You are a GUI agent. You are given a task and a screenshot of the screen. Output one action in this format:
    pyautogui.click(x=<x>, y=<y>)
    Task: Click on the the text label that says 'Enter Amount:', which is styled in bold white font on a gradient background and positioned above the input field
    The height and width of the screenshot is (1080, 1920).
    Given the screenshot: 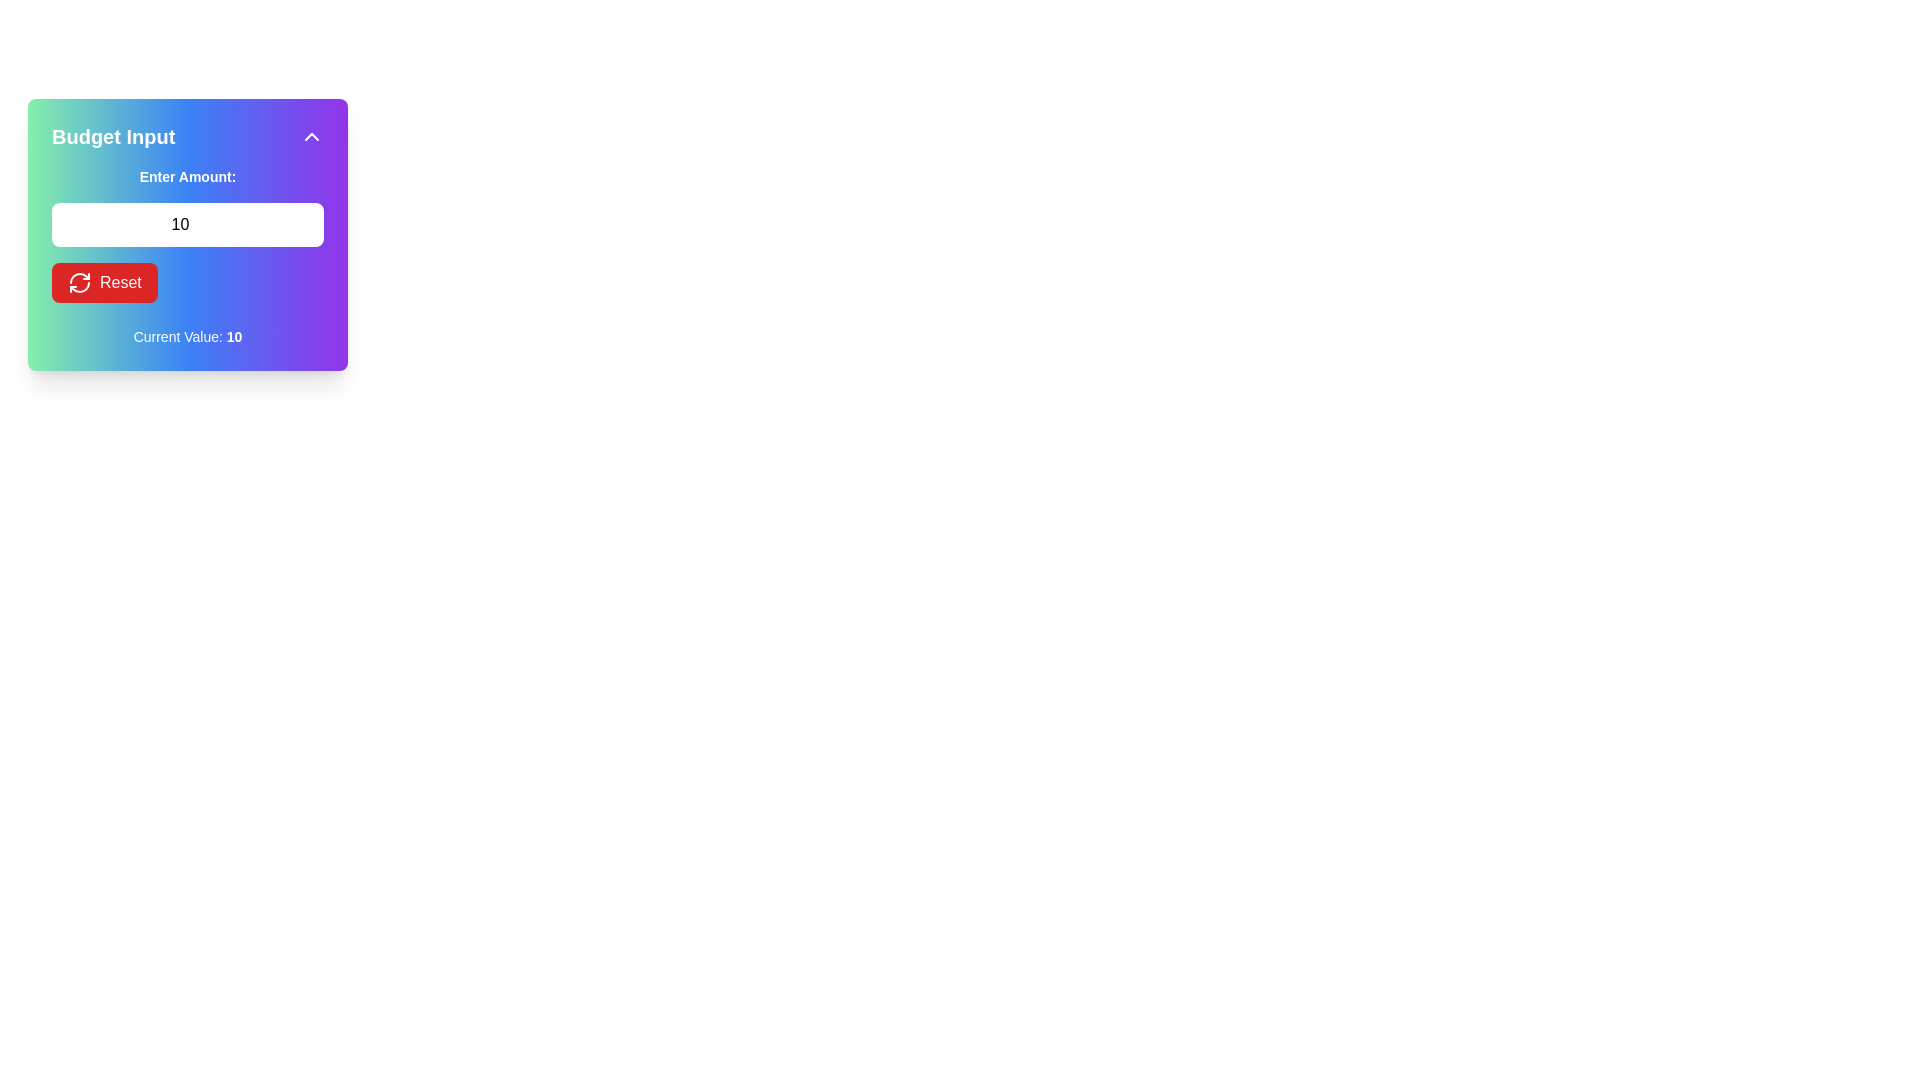 What is the action you would take?
    pyautogui.click(x=187, y=176)
    